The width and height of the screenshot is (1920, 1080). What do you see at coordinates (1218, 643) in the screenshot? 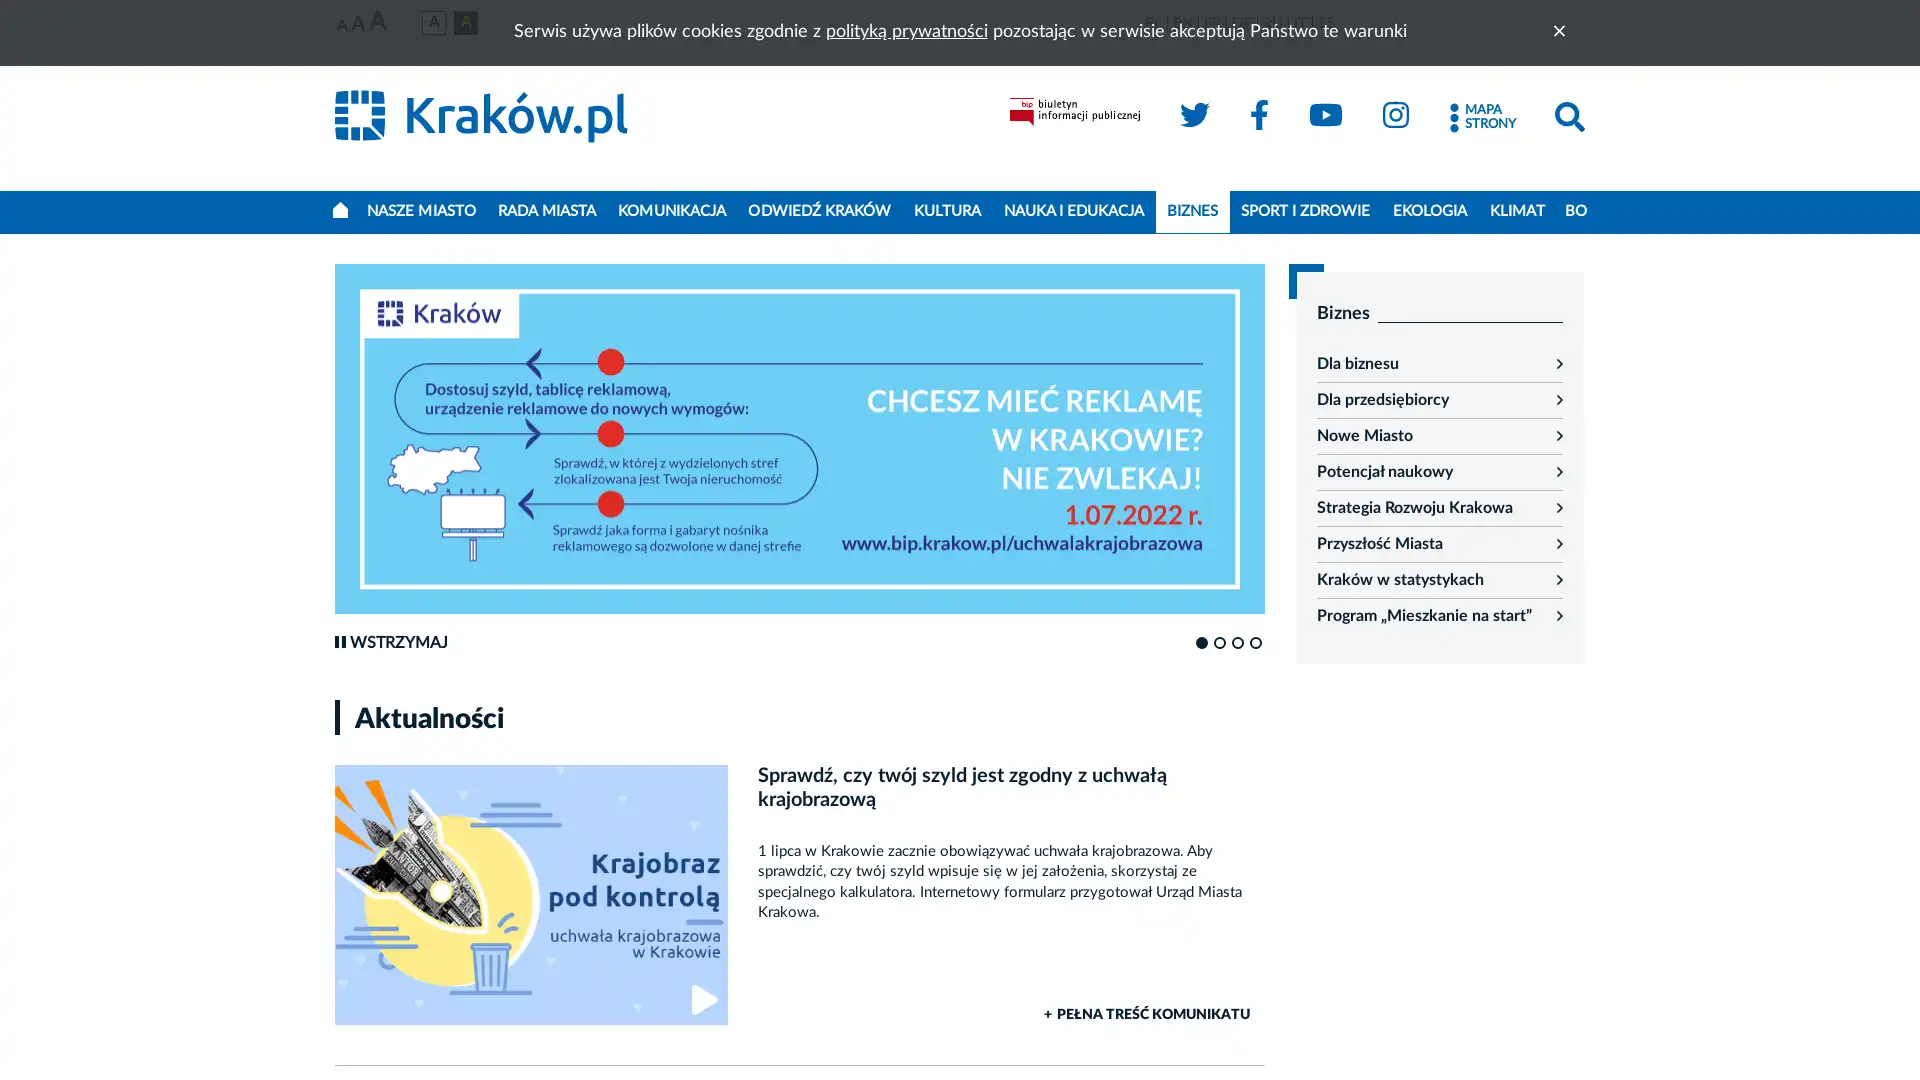
I see `Go to slide 2` at bounding box center [1218, 643].